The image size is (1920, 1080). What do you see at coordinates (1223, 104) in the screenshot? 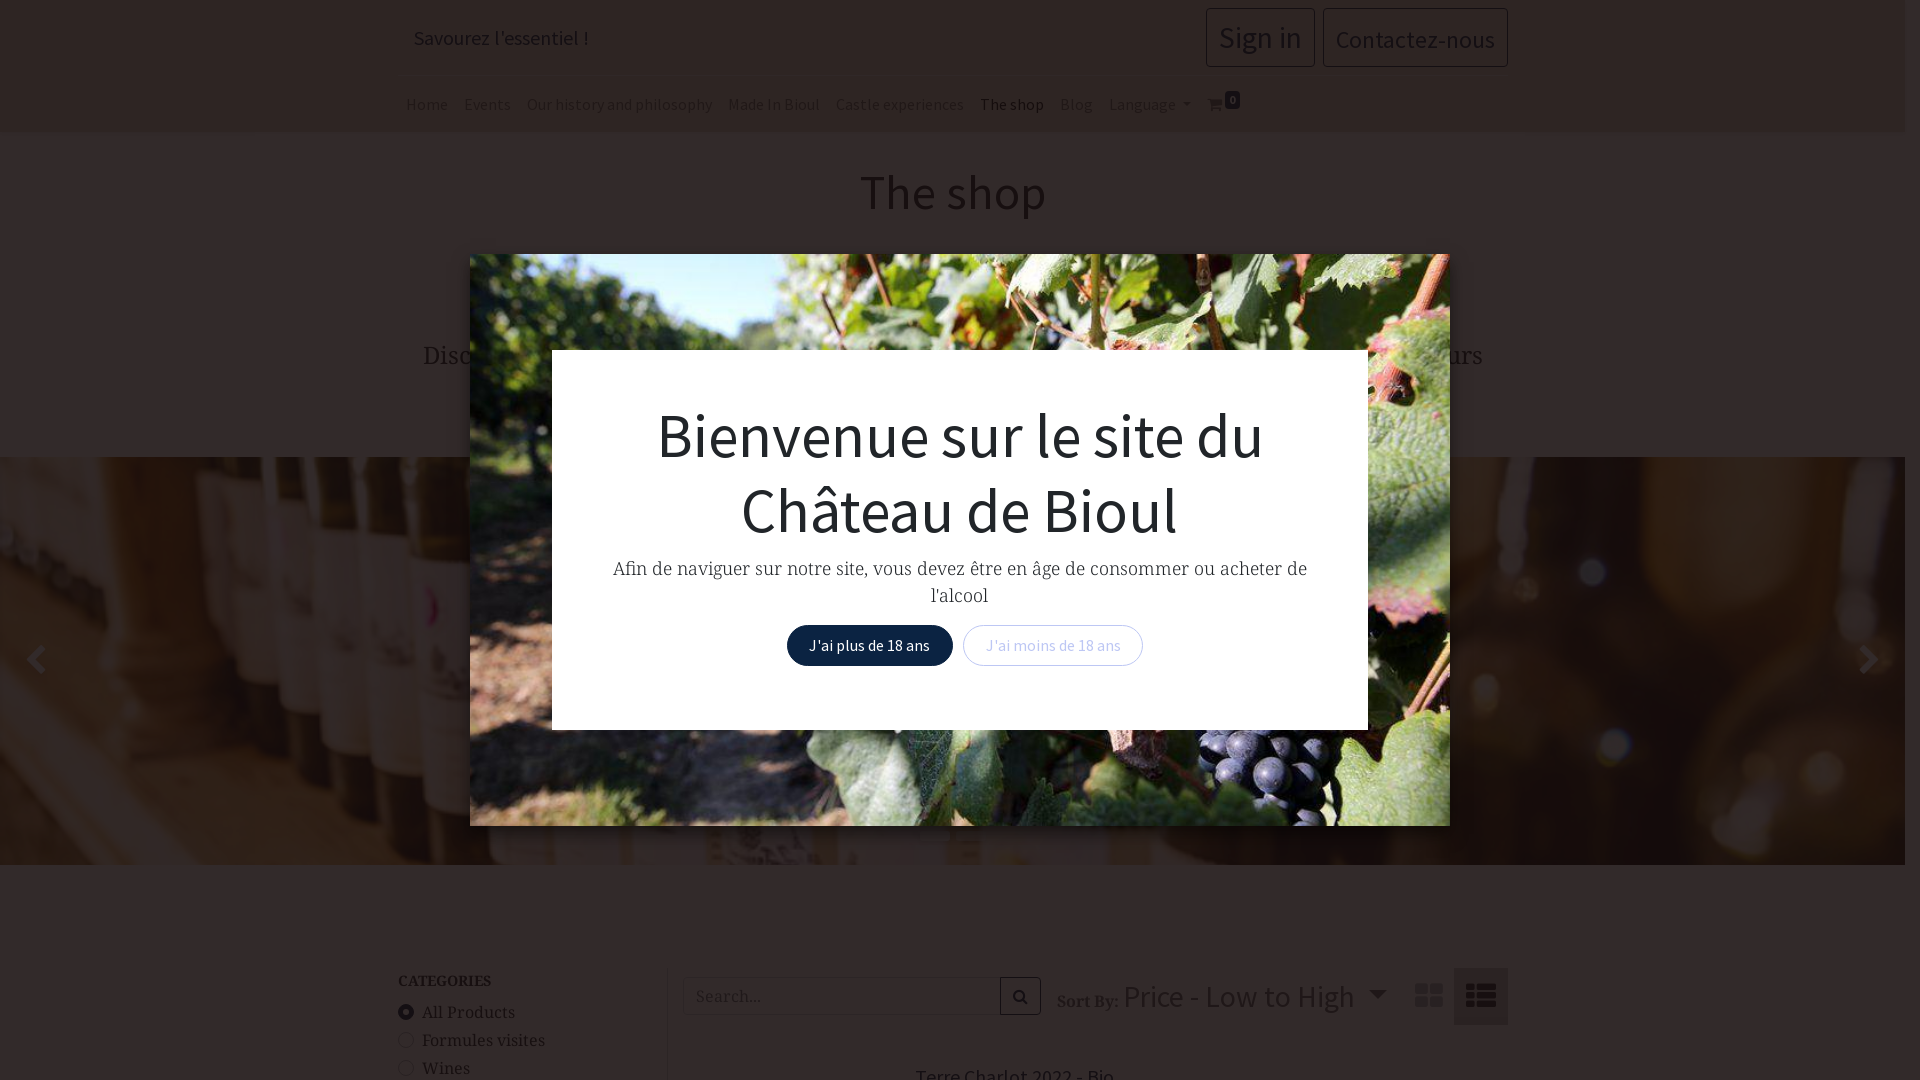
I see `'0'` at bounding box center [1223, 104].